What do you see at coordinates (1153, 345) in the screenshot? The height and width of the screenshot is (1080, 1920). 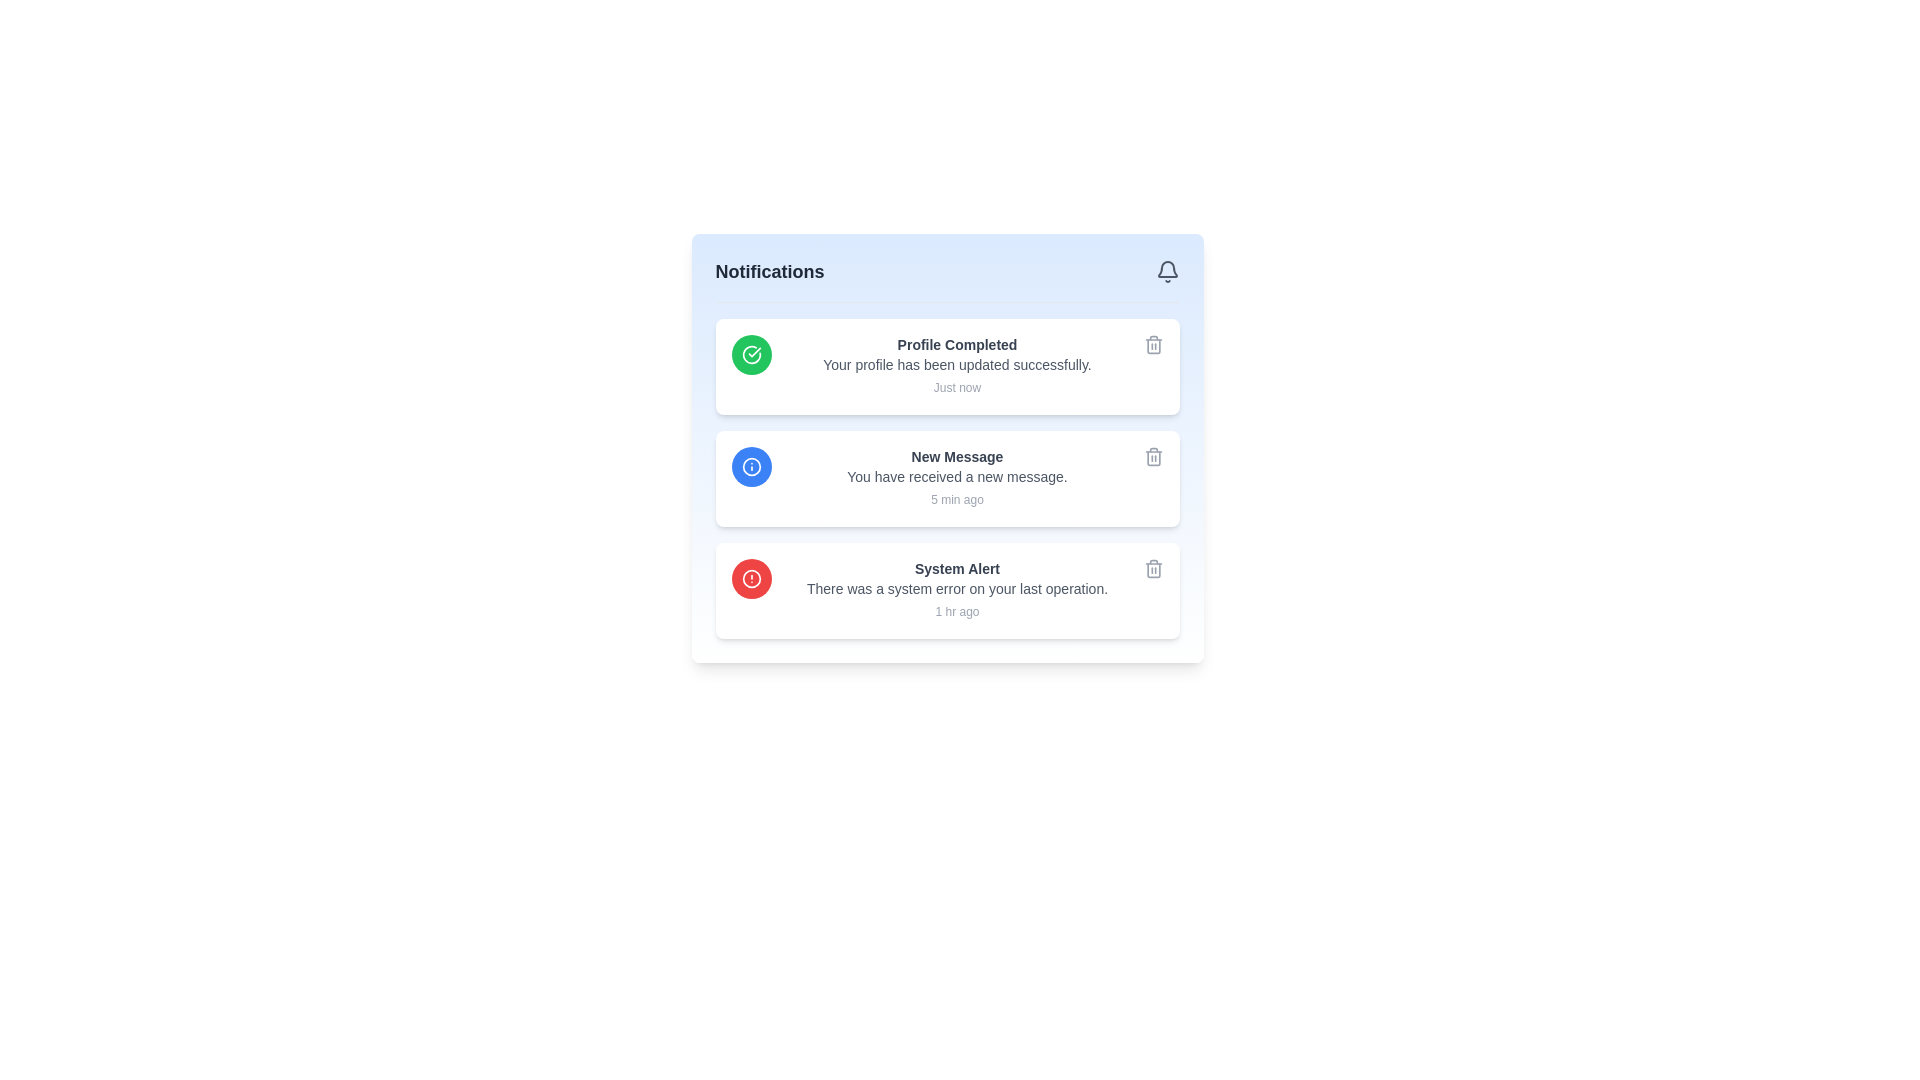 I see `the trash bin icon located in the top-right corner of the 'Profile Completed' notification card within the 'Notifications' section` at bounding box center [1153, 345].